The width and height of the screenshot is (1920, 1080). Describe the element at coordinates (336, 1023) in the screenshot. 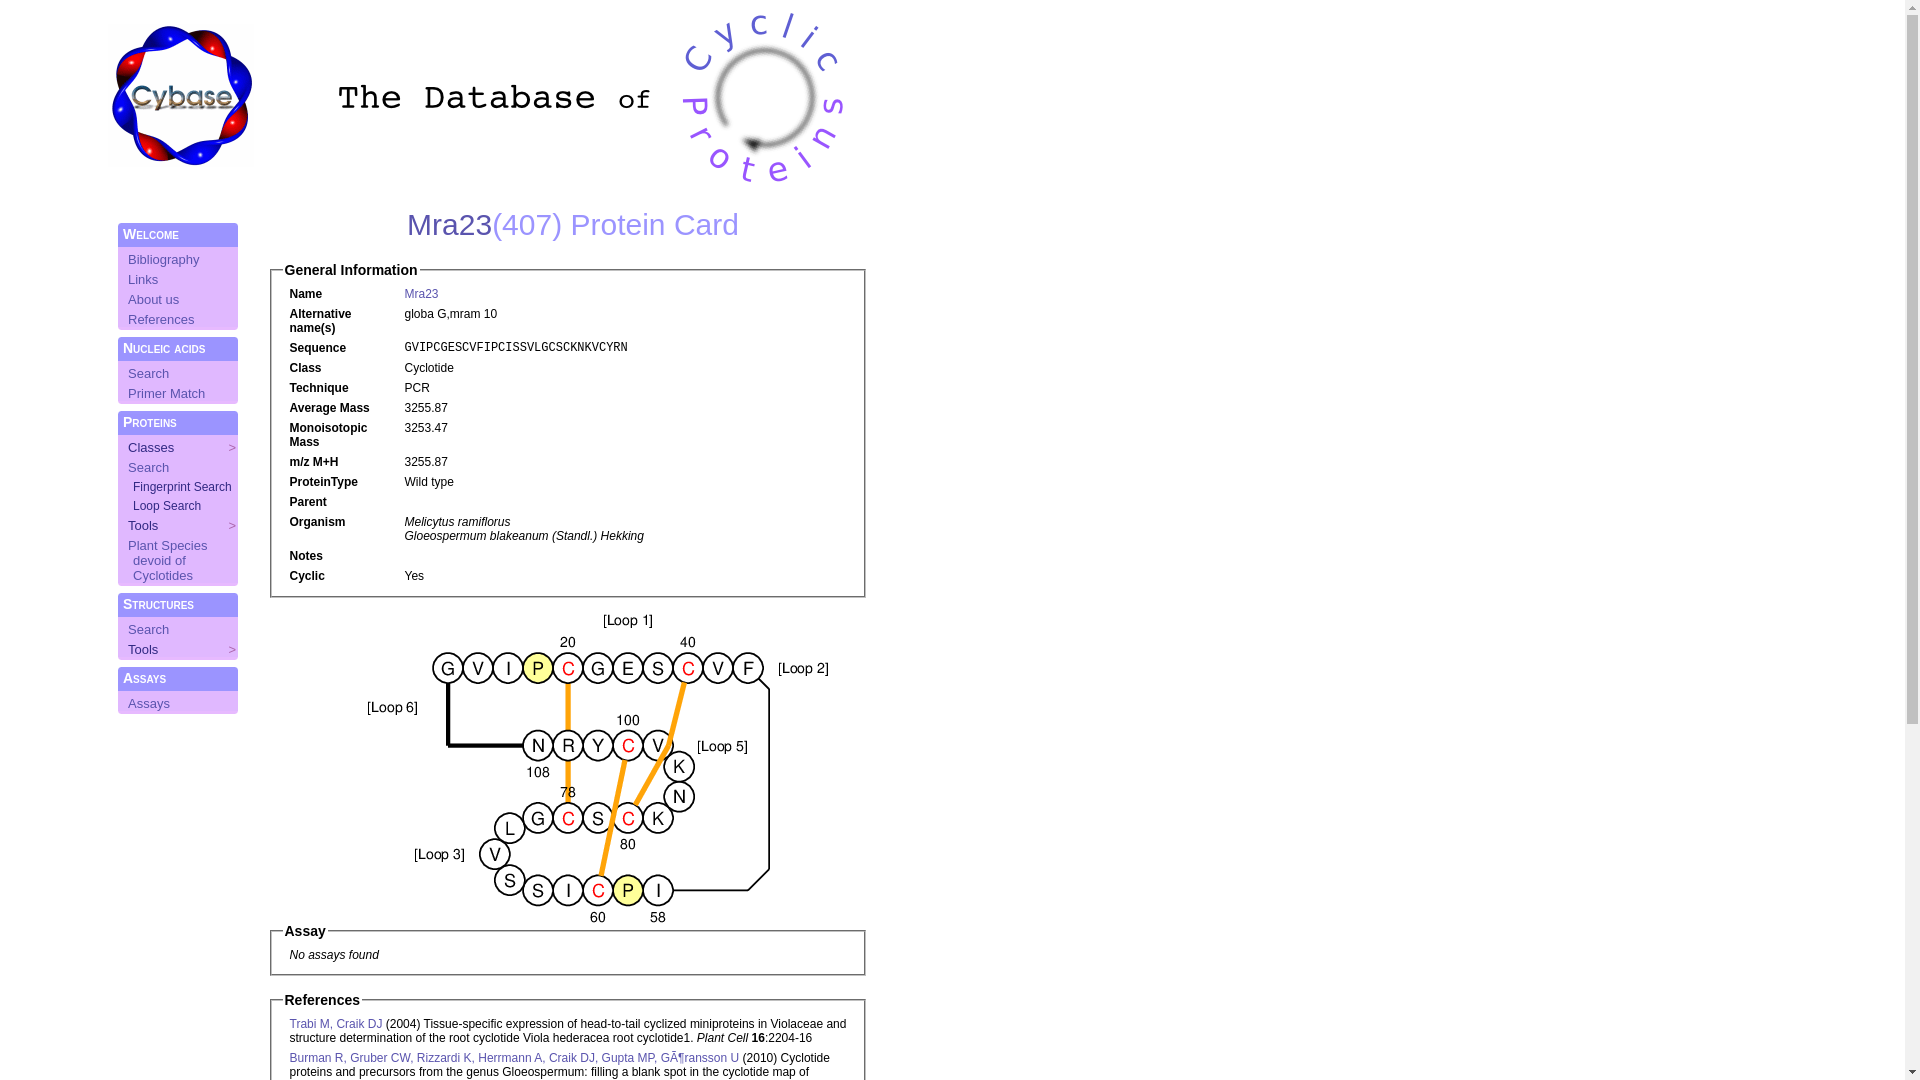

I see `'Trabi M, Craik DJ'` at that location.